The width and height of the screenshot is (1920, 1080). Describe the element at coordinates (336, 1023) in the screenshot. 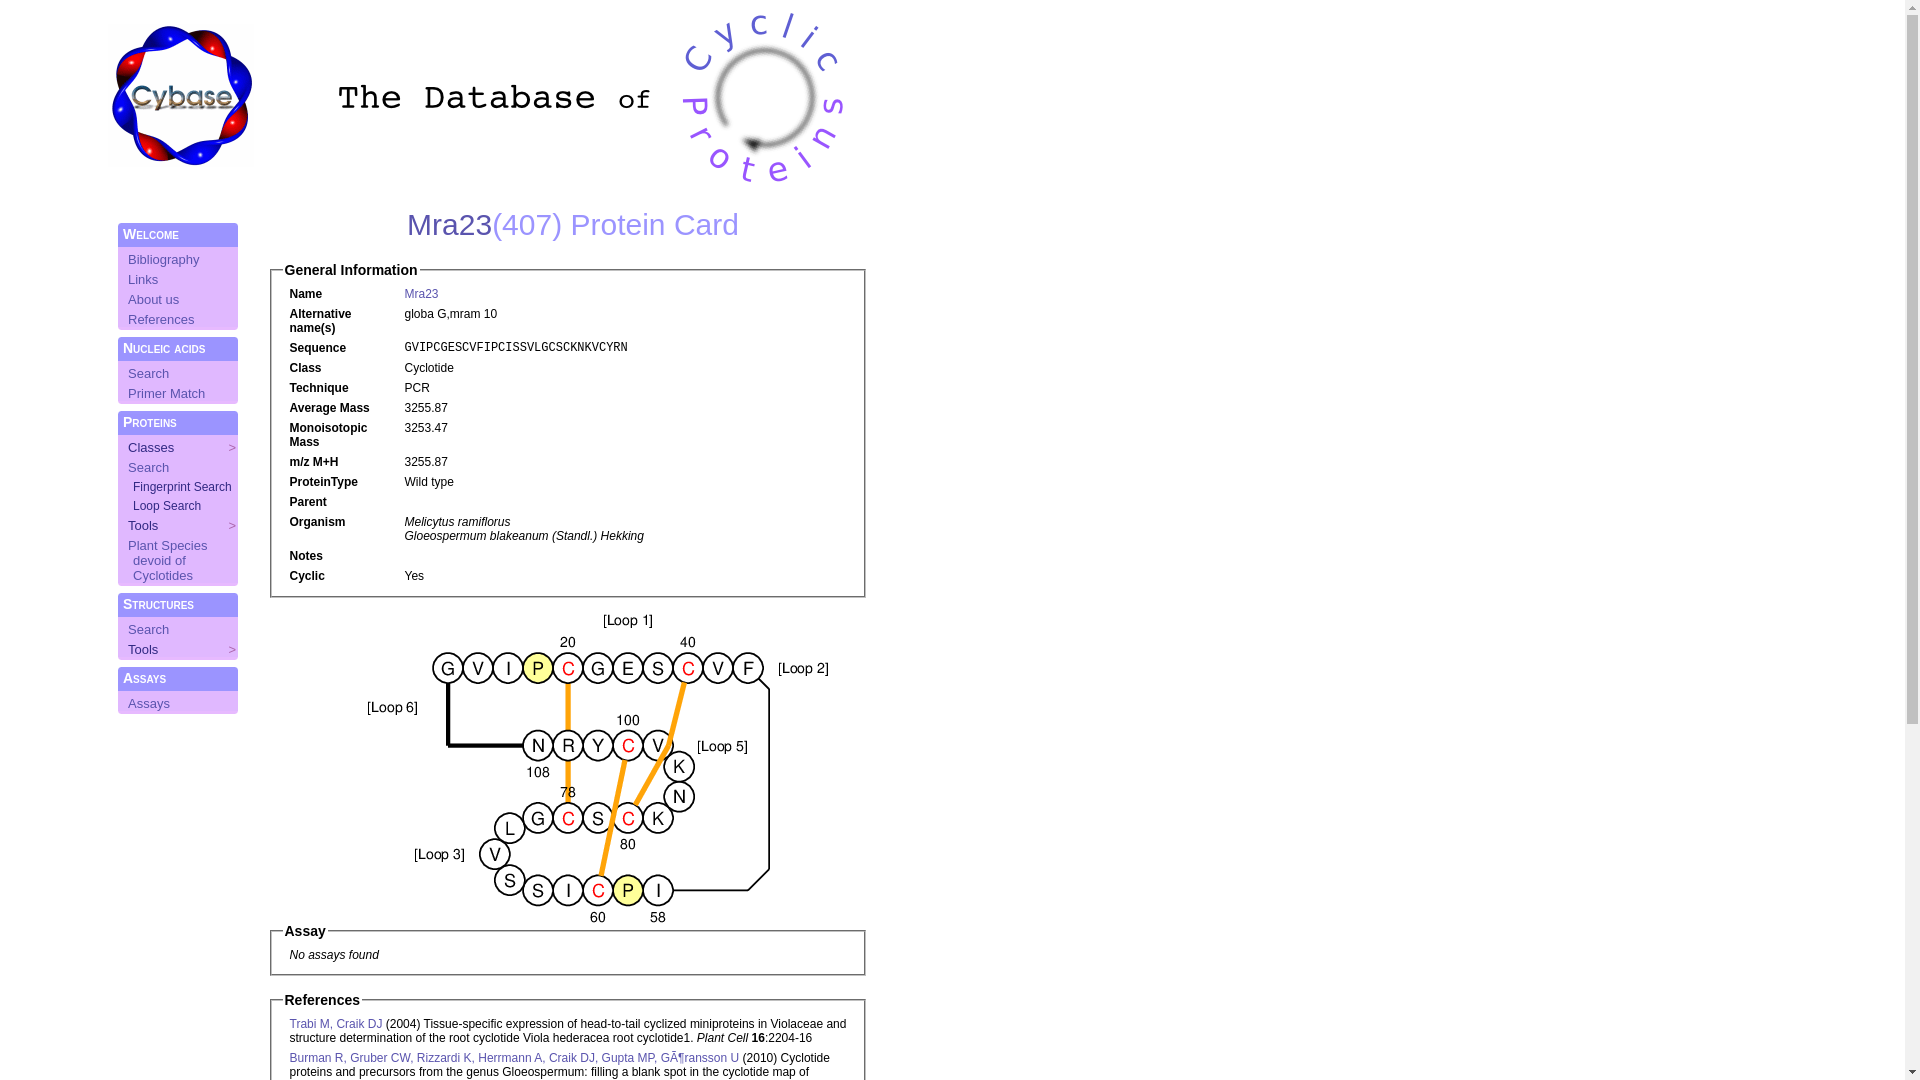

I see `'Trabi M, Craik DJ'` at that location.